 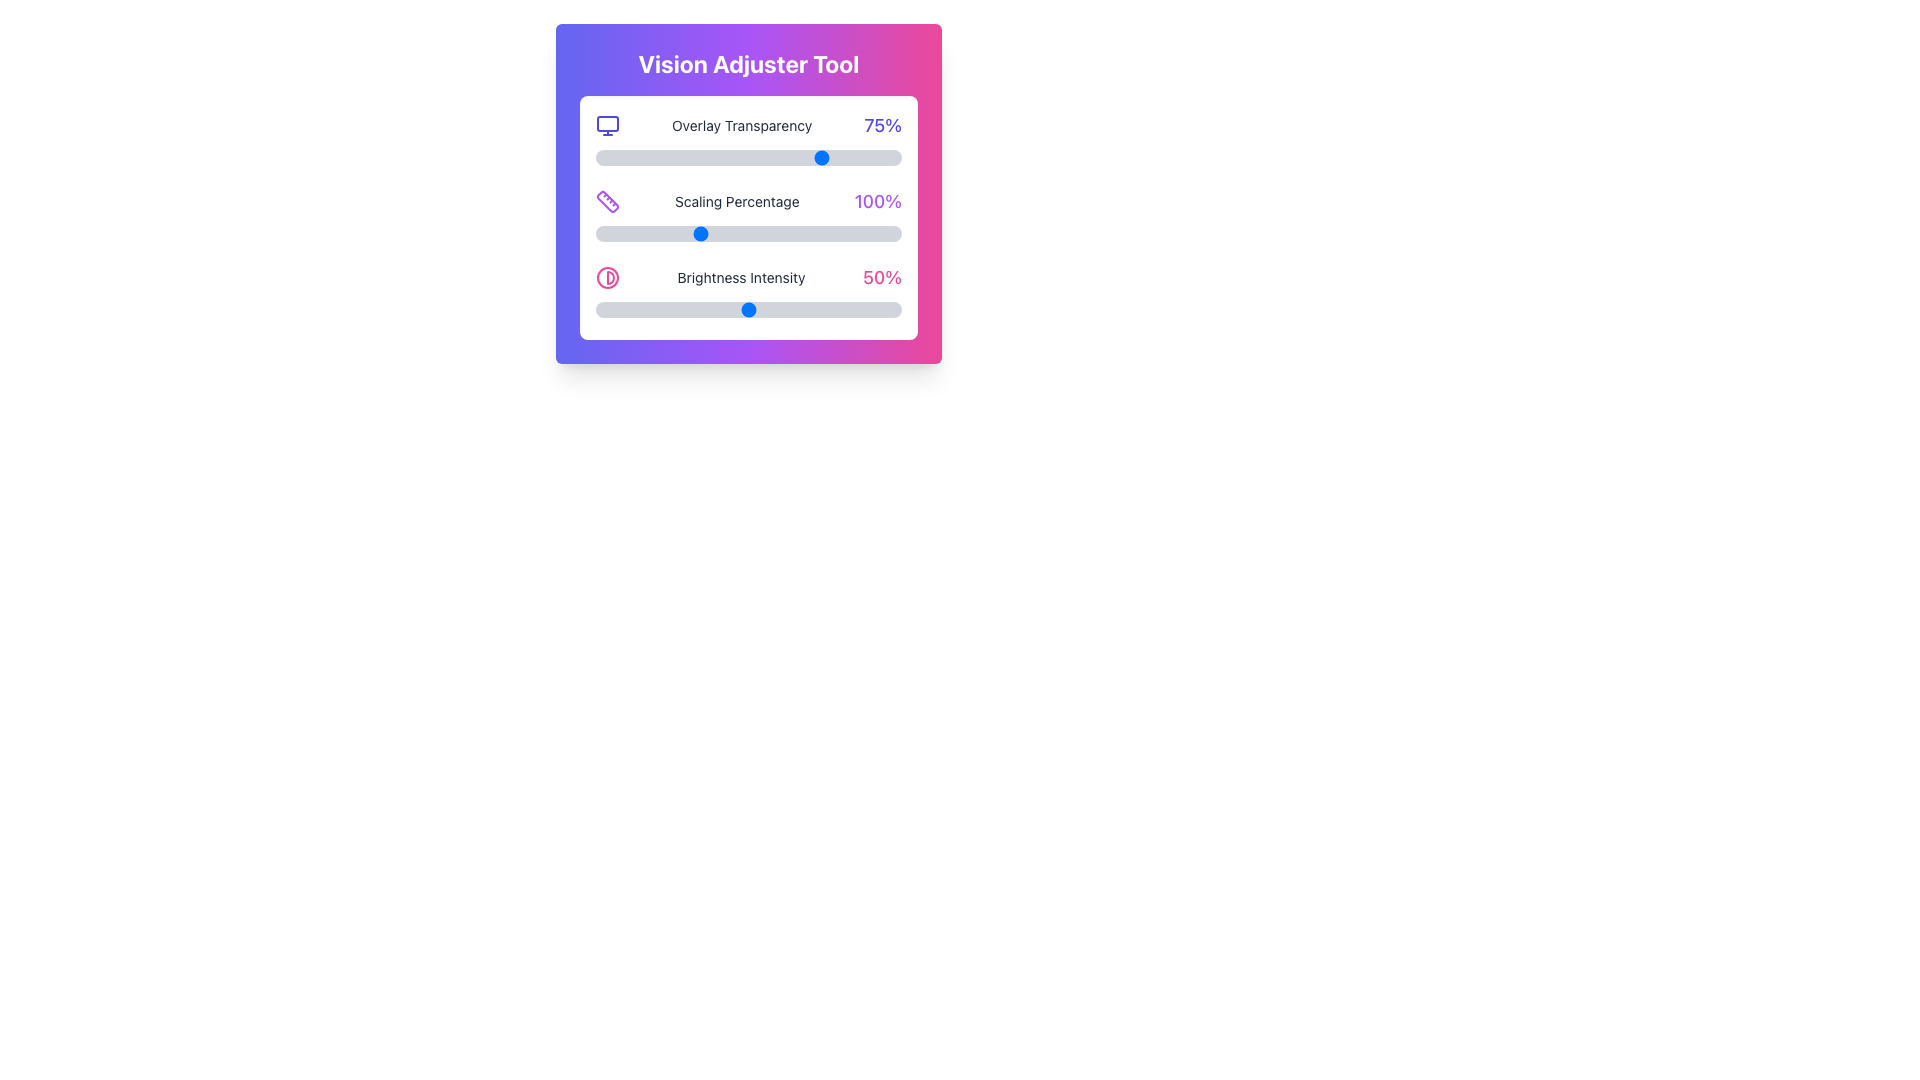 I want to click on any sliders within the Settings adjustment card located under the 'Vision Adjuster Tool' heading, so click(x=747, y=218).